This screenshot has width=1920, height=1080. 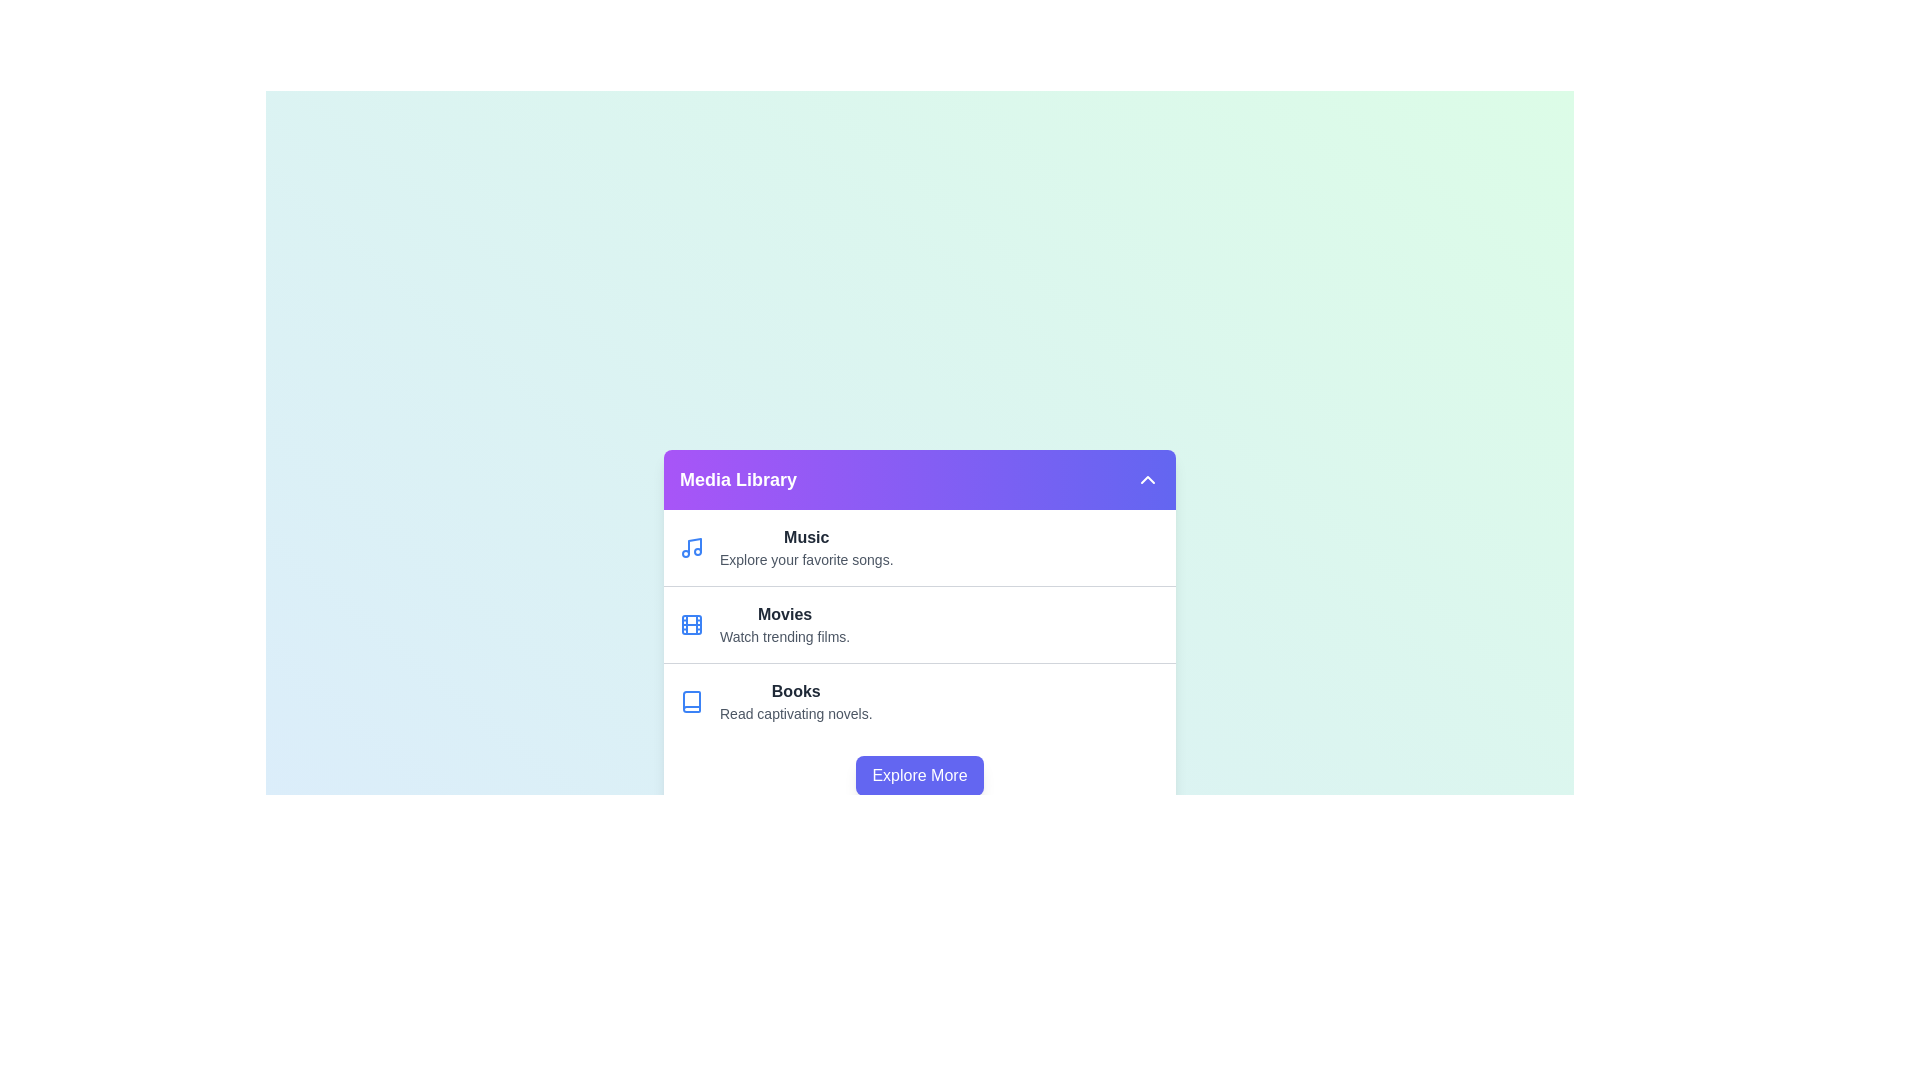 I want to click on dropdown button to toggle the visibility of the Media Library, so click(x=1147, y=479).